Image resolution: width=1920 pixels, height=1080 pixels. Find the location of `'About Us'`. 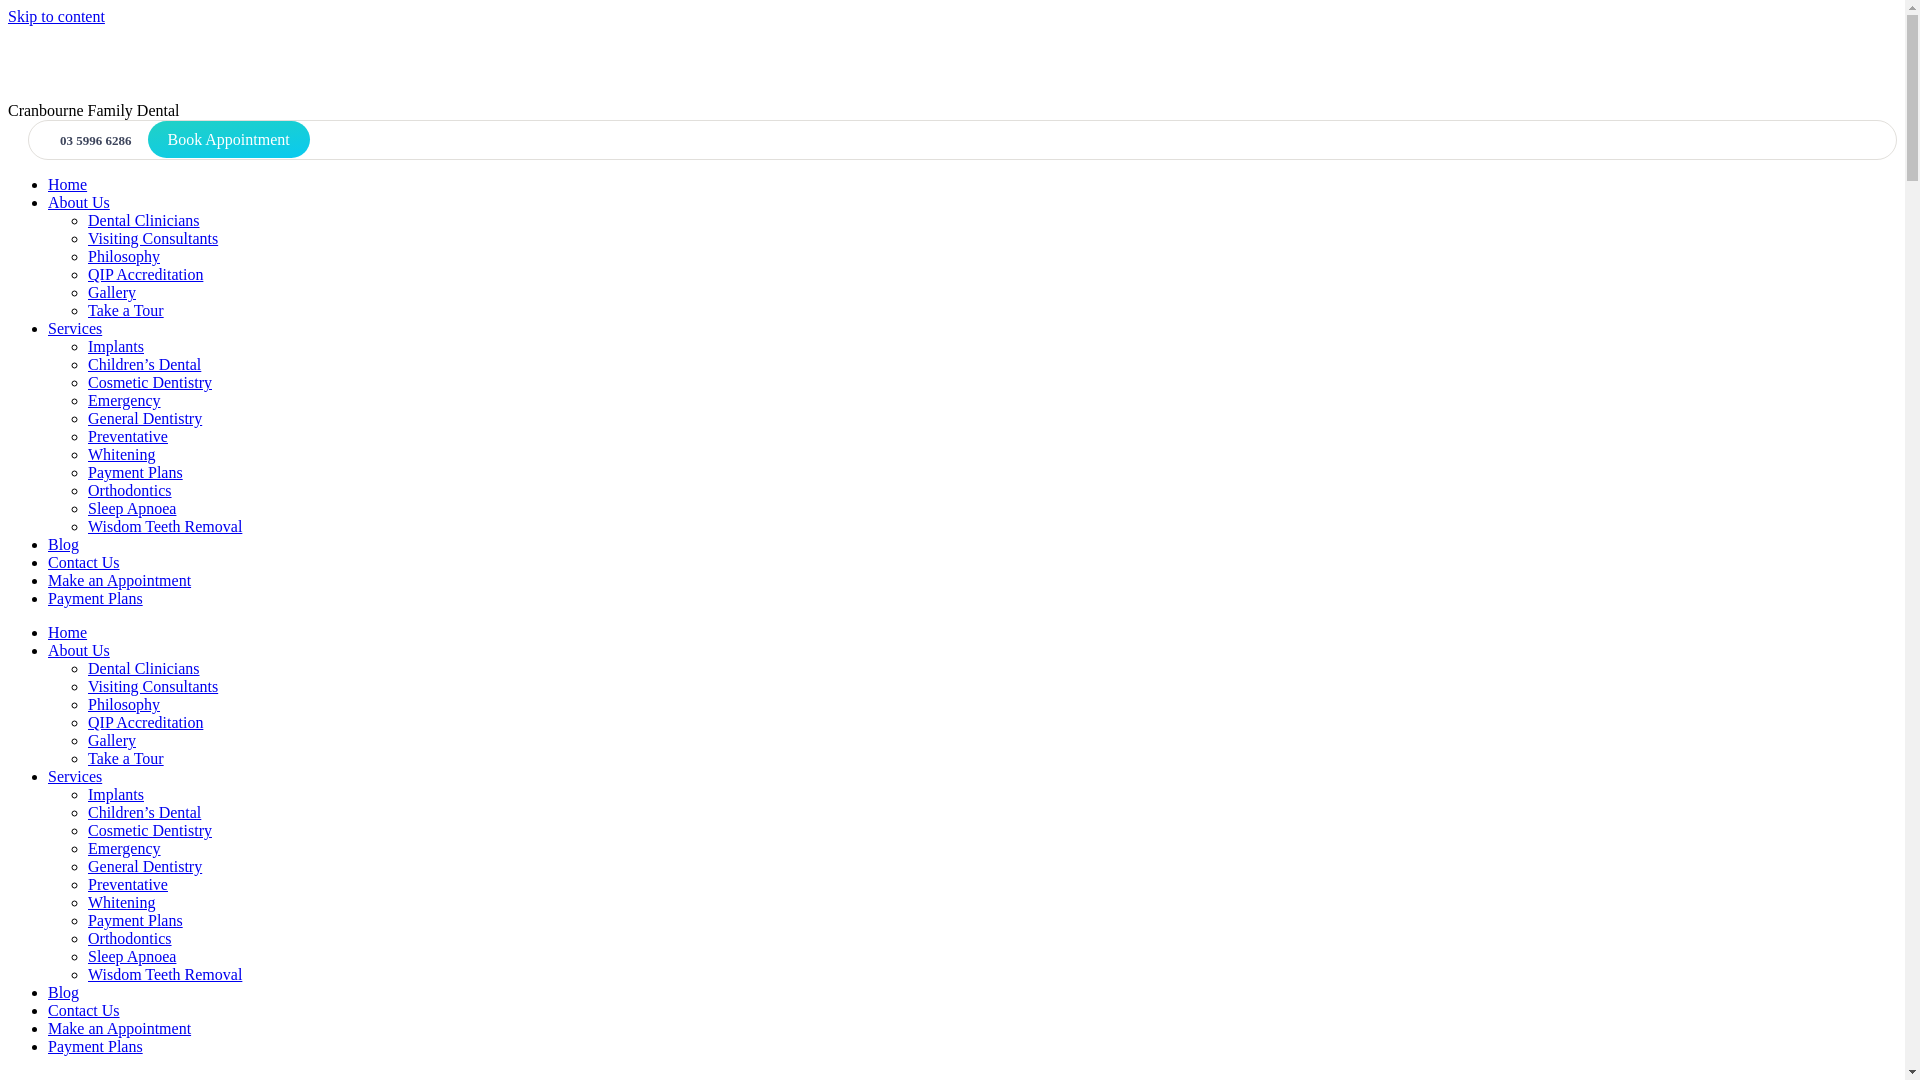

'About Us' is located at coordinates (78, 202).